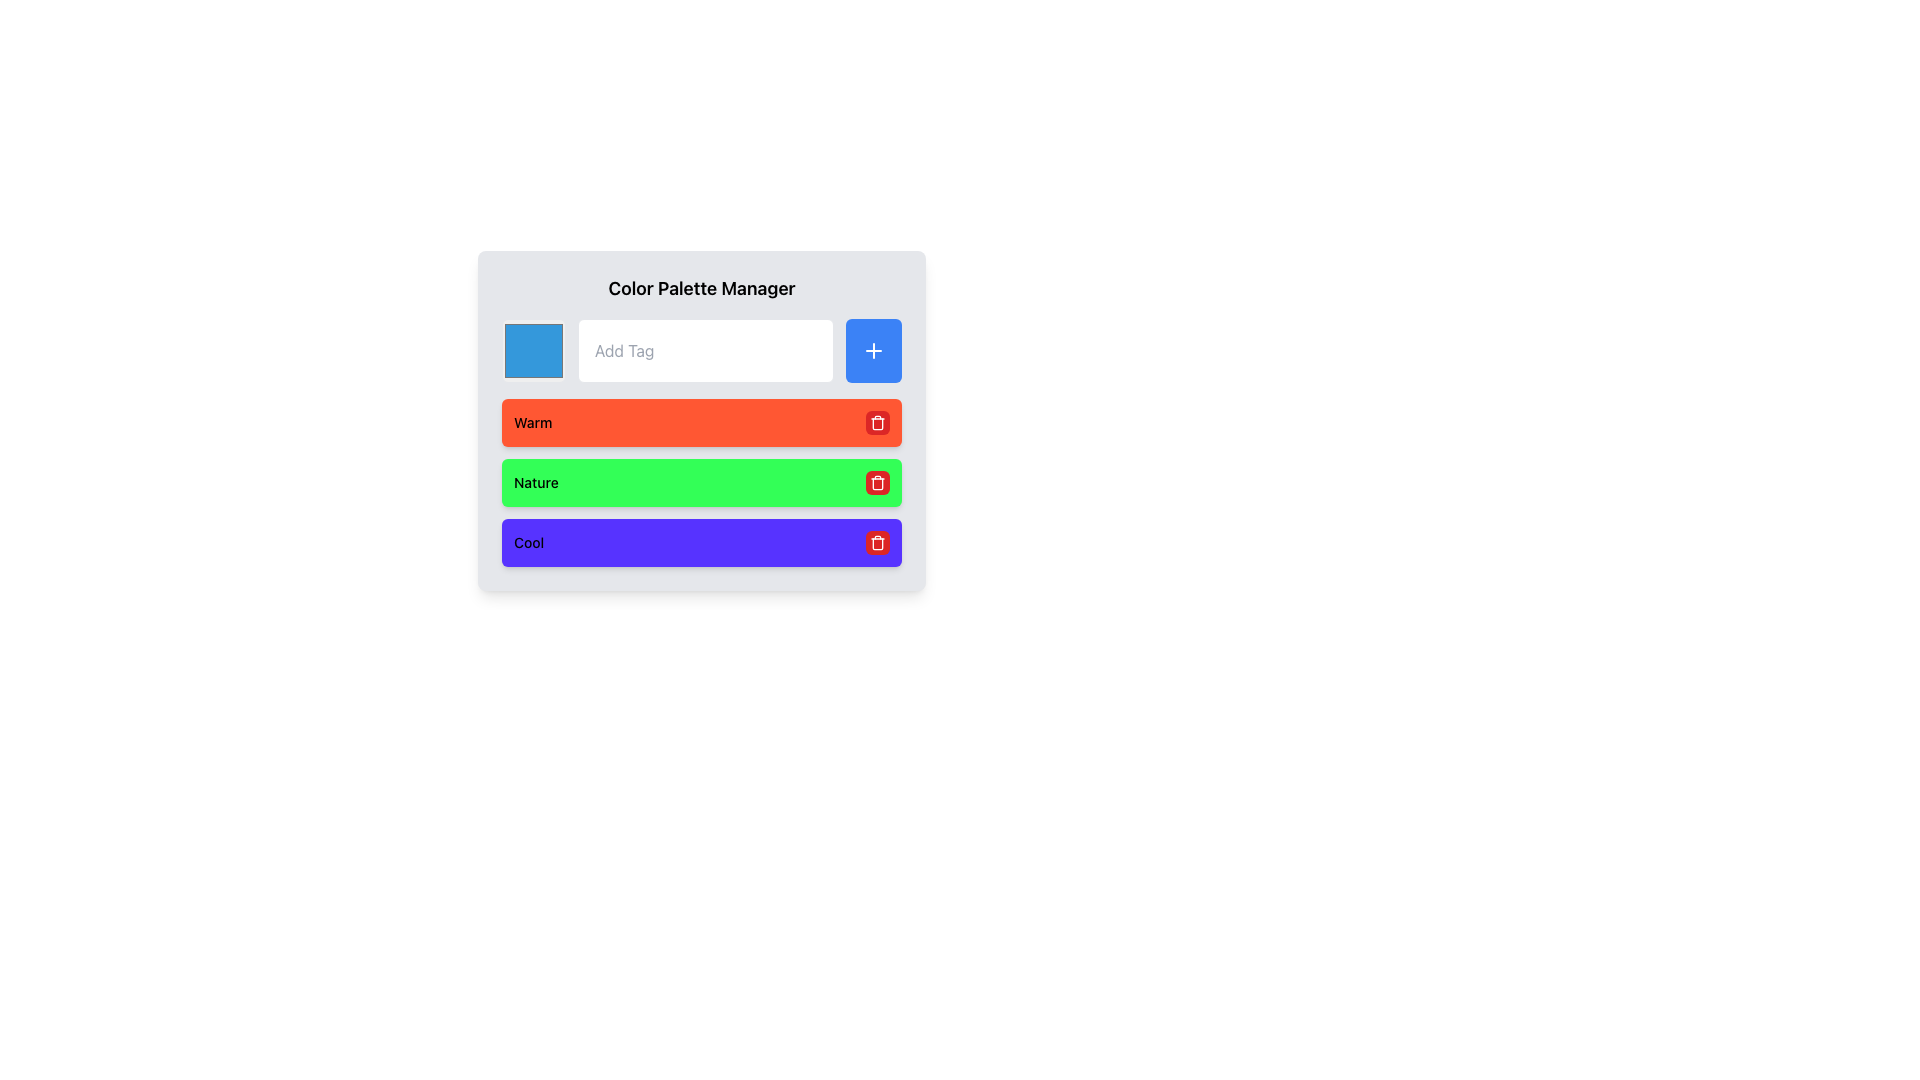  What do you see at coordinates (878, 482) in the screenshot?
I see `the delete icon button associated with the 'Nature' item, located at the rightmost edge of the green-colored item in the list` at bounding box center [878, 482].